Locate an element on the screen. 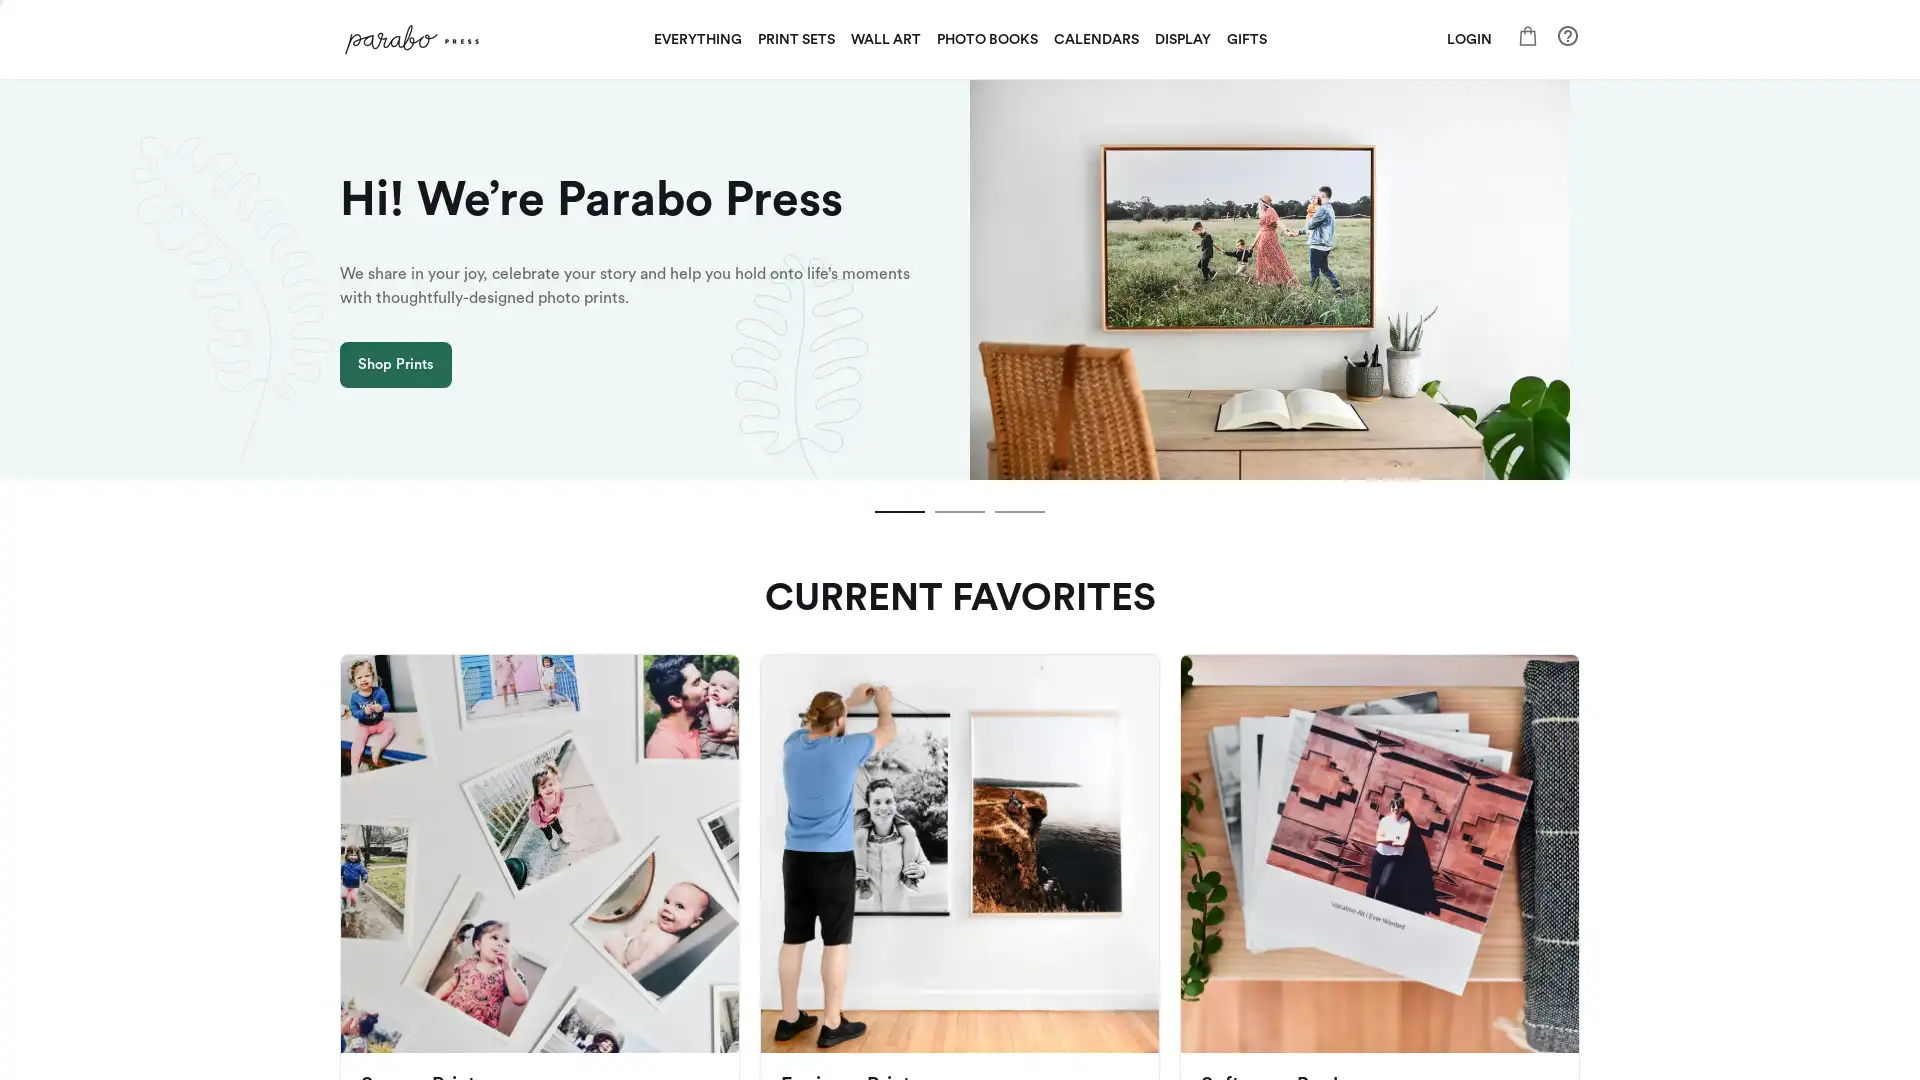  slide dot is located at coordinates (1019, 511).